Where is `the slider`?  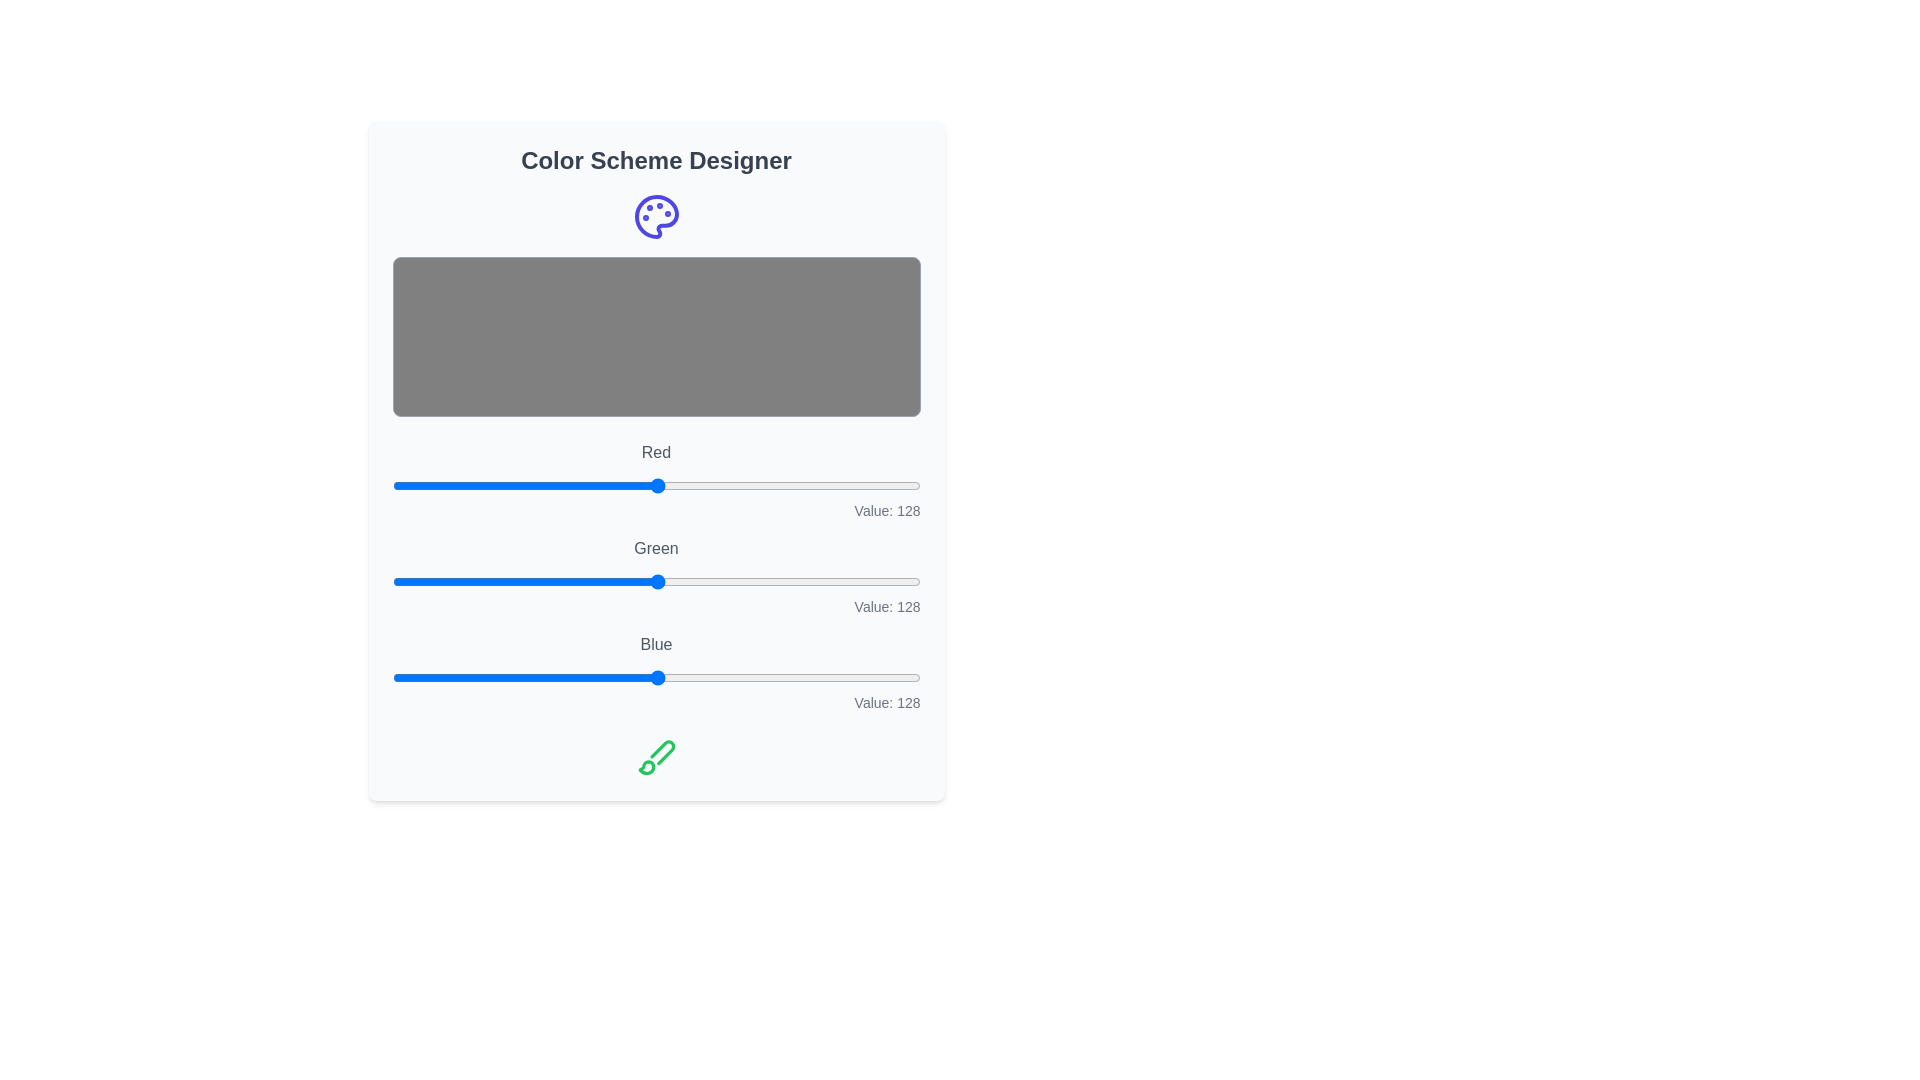
the slider is located at coordinates (753, 582).